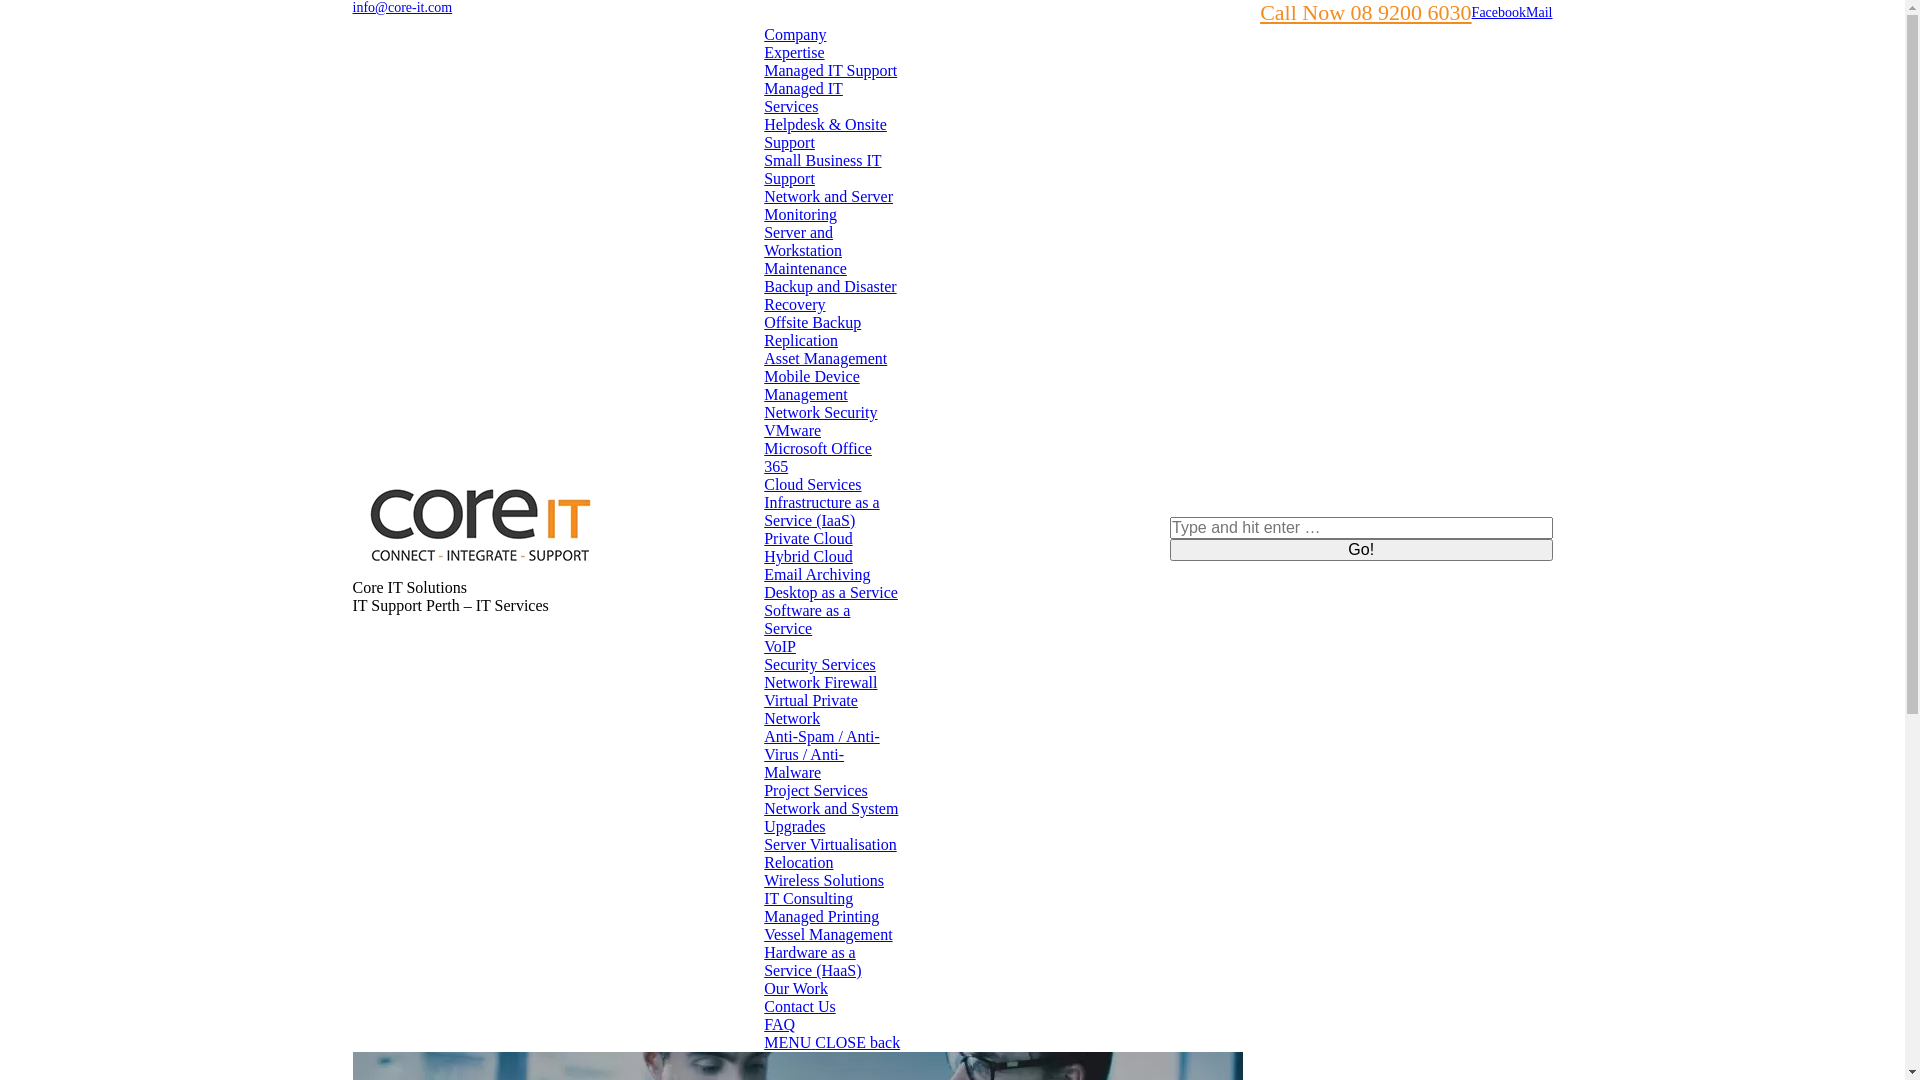  I want to click on 'Network Security', so click(820, 411).